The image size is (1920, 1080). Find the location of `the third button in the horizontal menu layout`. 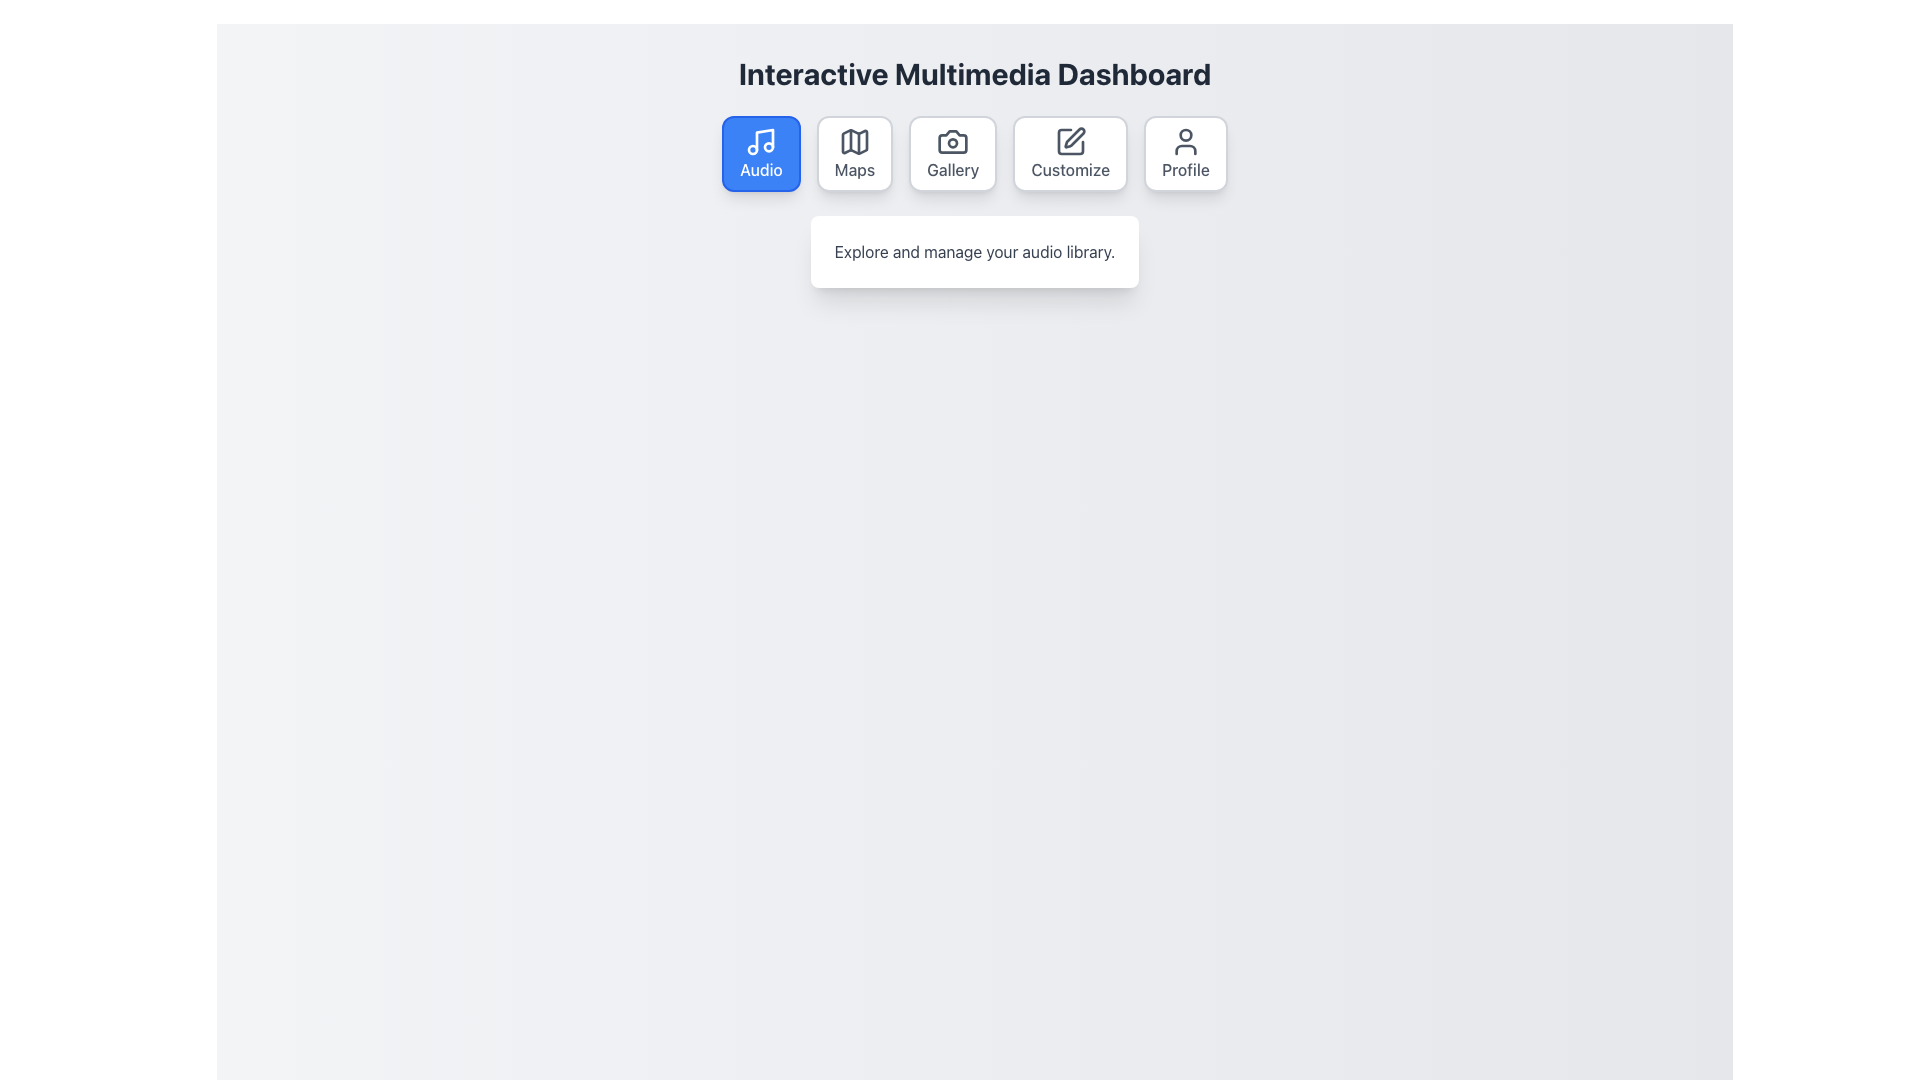

the third button in the horizontal menu layout is located at coordinates (974, 153).